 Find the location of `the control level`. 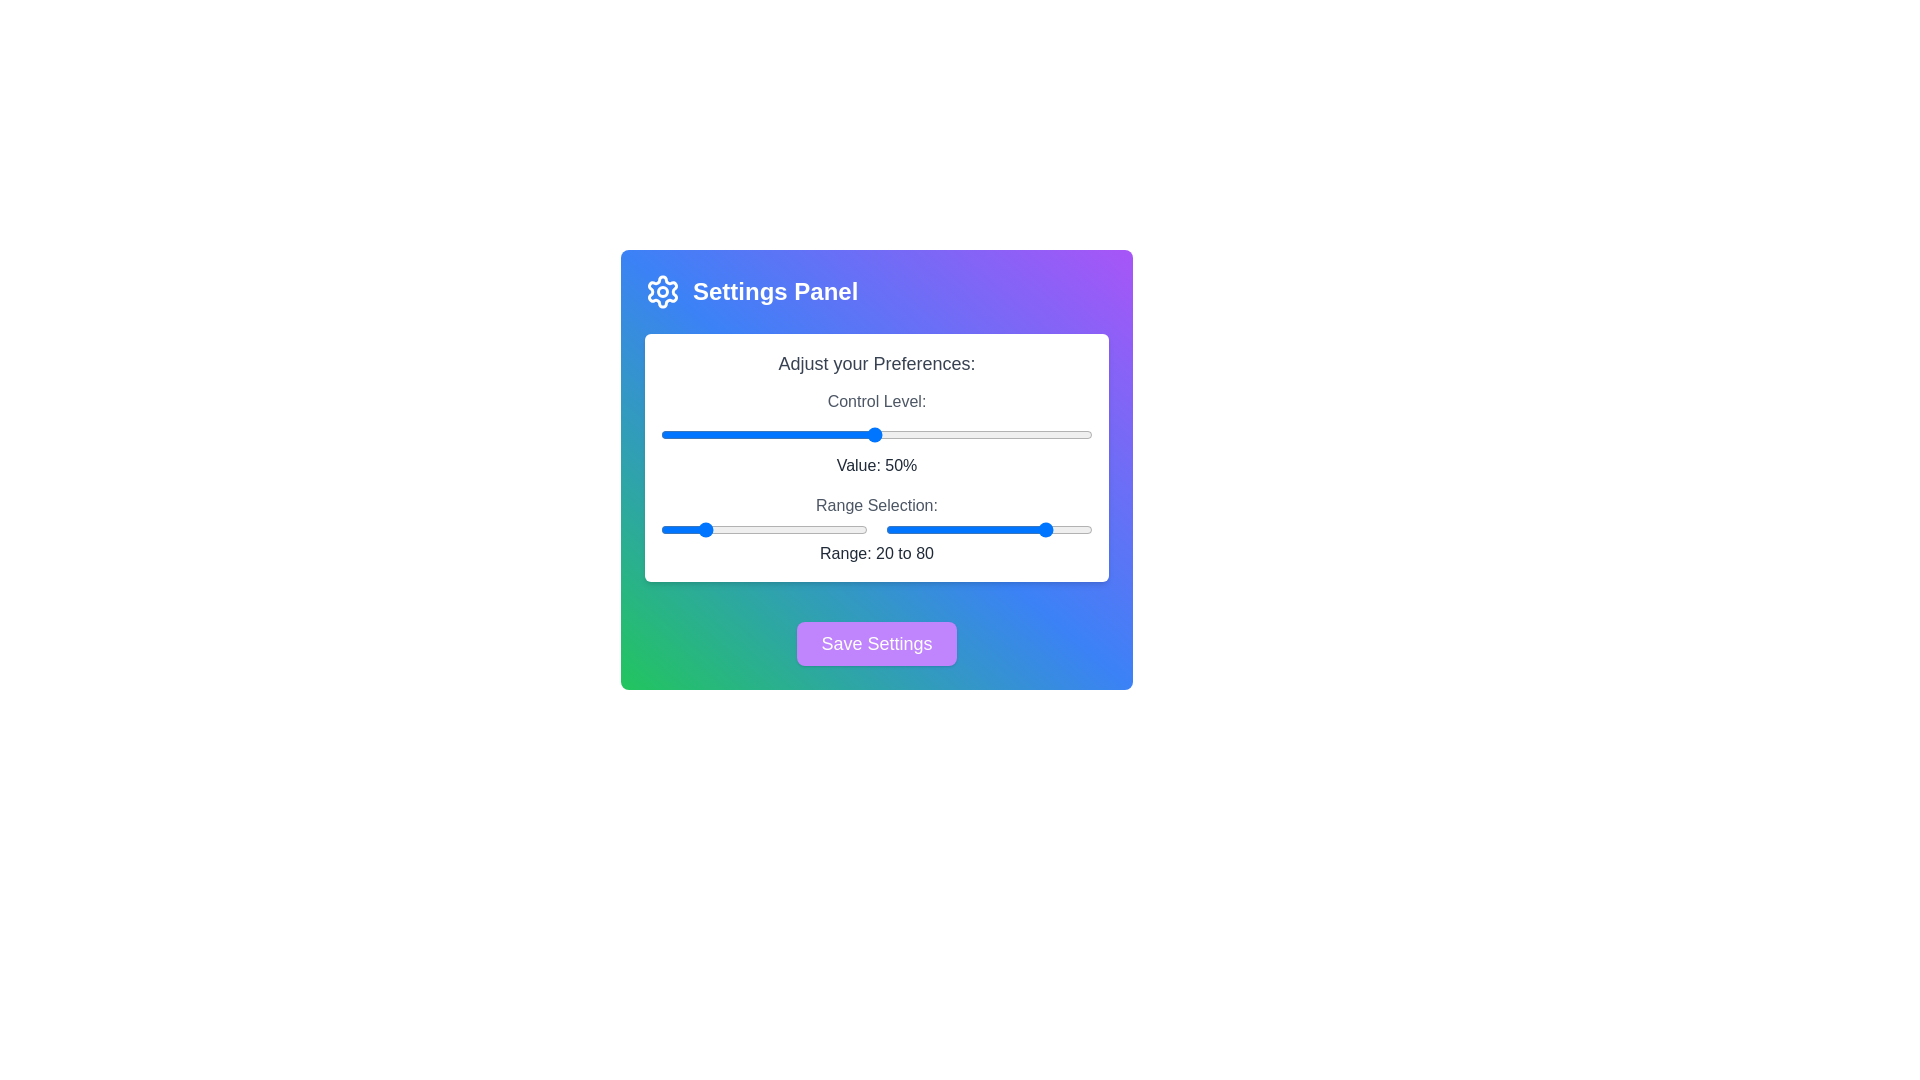

the control level is located at coordinates (717, 434).